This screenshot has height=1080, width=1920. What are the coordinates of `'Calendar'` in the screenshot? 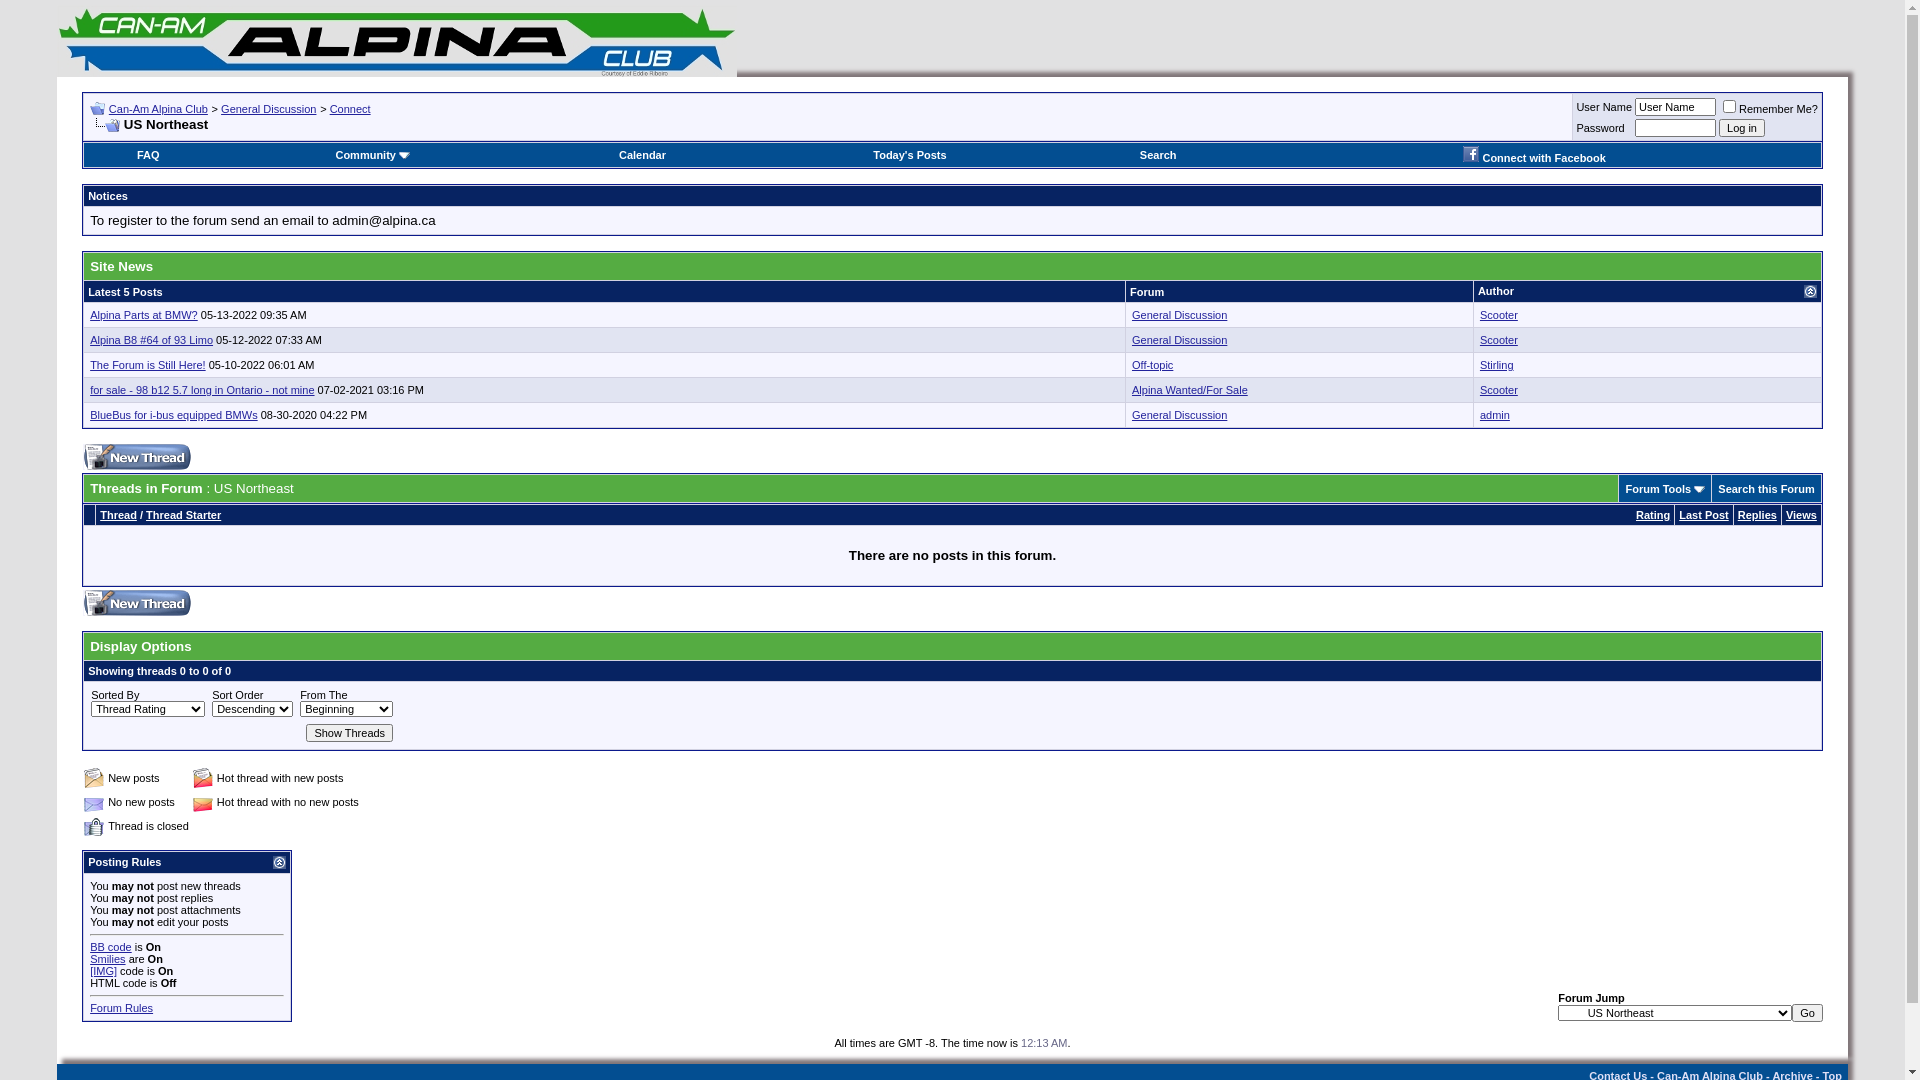 It's located at (642, 153).